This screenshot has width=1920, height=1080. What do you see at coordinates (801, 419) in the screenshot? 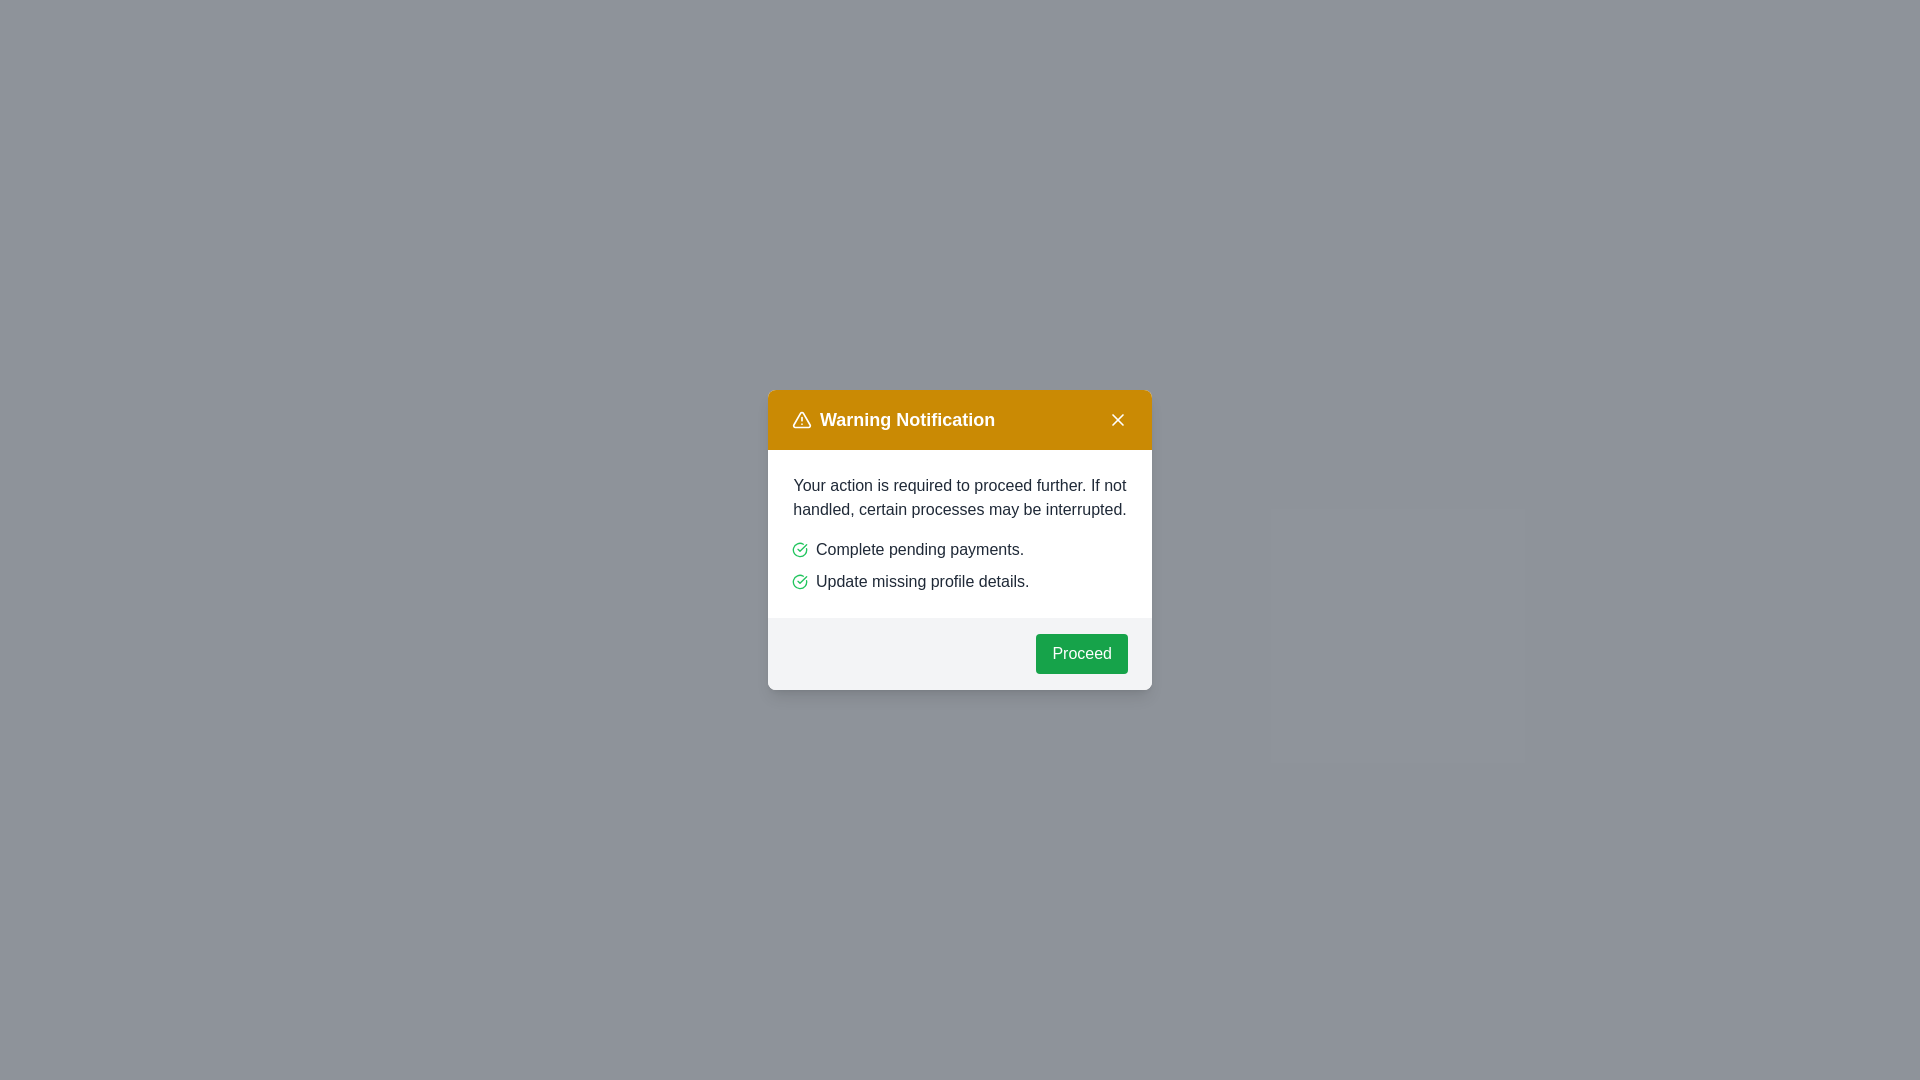
I see `the warning icon located in the header section of the notification modal, to the left of the 'Warning Notification' text label` at bounding box center [801, 419].